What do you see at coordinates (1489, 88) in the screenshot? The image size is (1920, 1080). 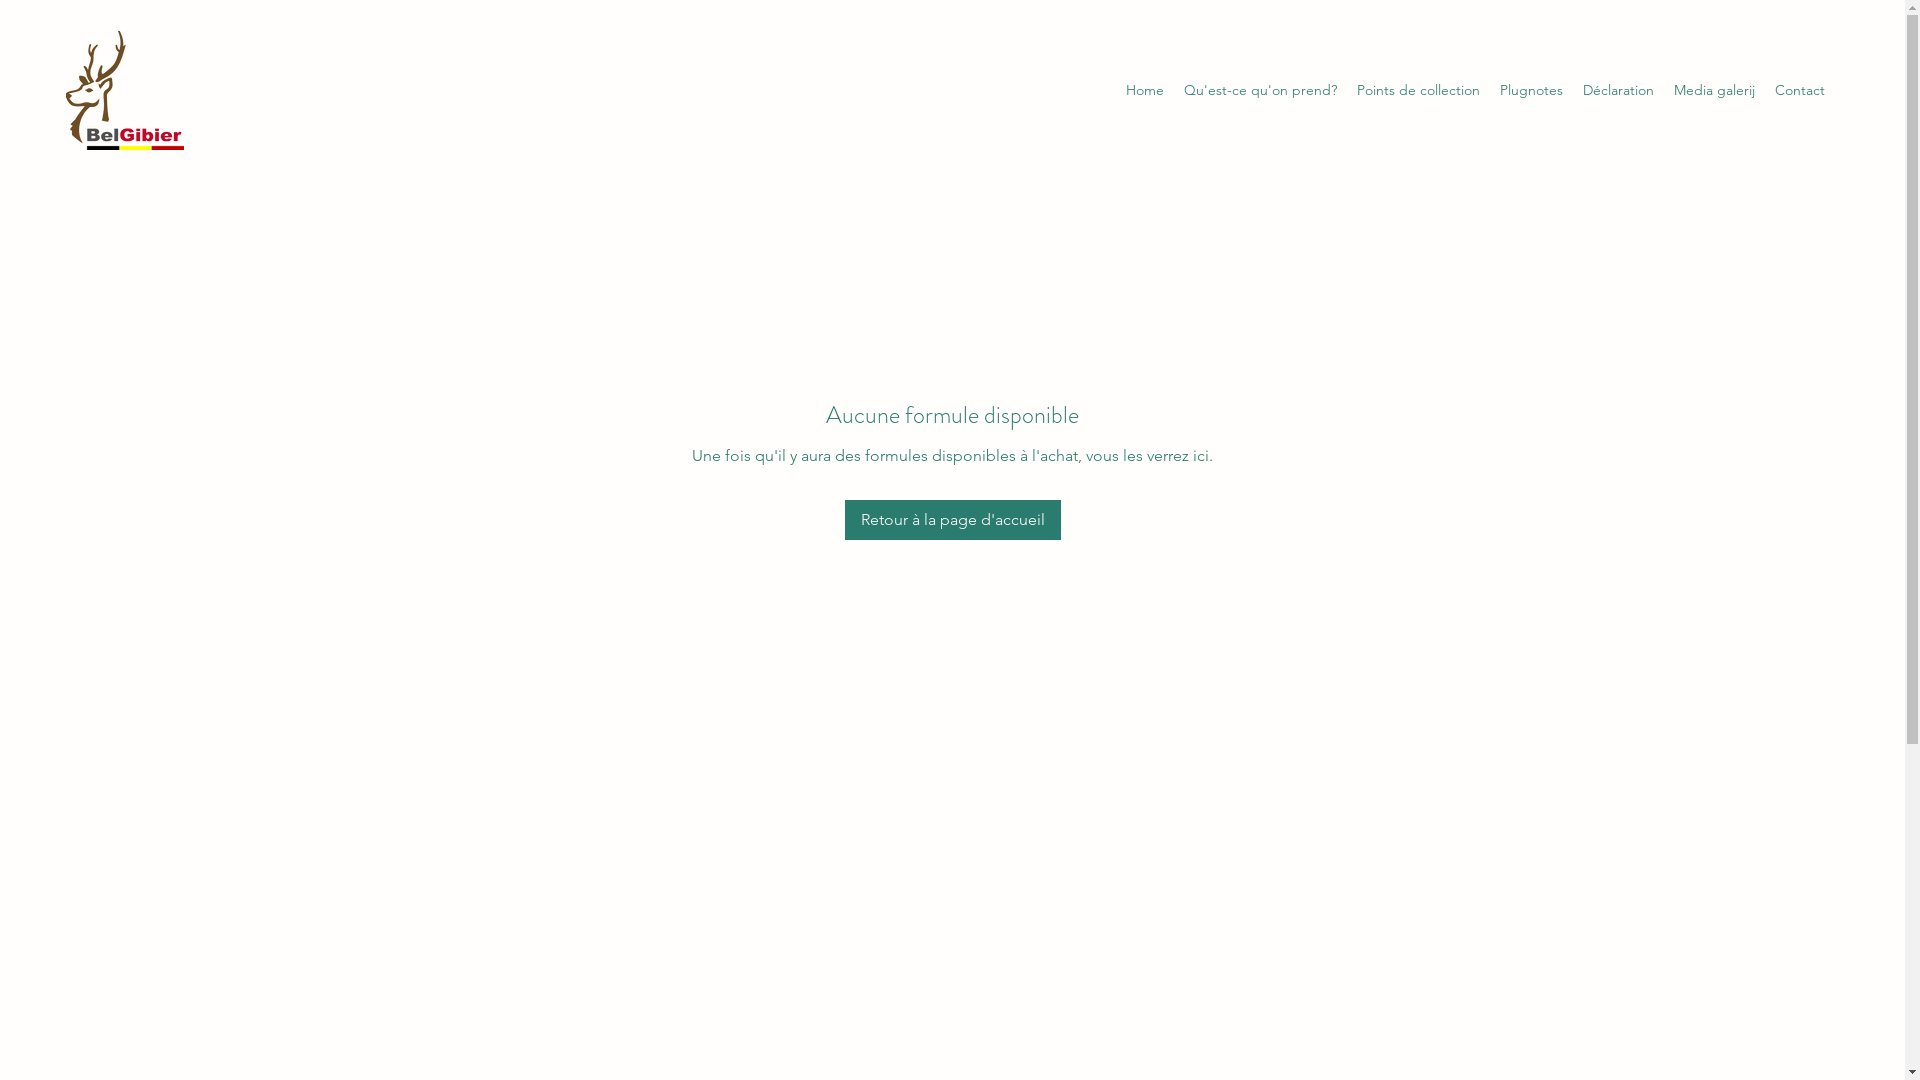 I see `'Plugnotes'` at bounding box center [1489, 88].